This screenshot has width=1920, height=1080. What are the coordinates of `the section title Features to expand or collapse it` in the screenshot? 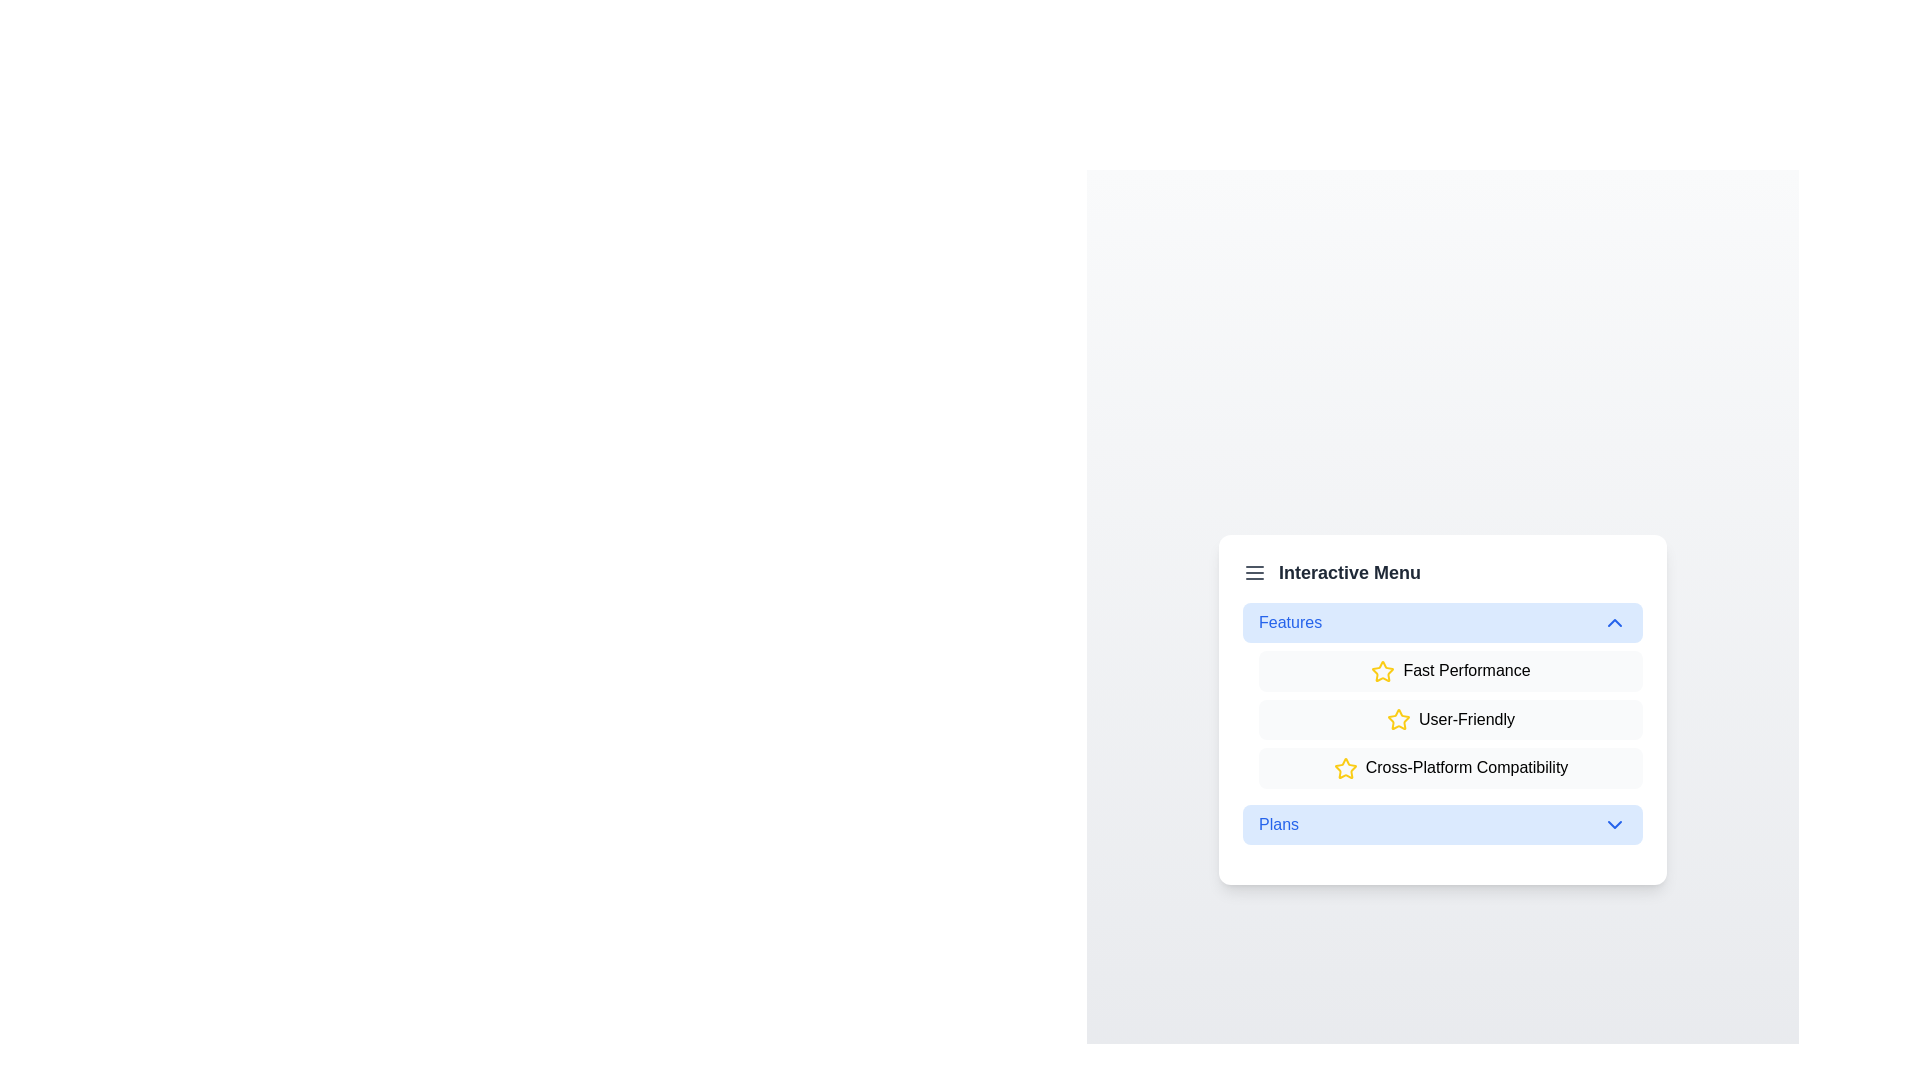 It's located at (1443, 621).